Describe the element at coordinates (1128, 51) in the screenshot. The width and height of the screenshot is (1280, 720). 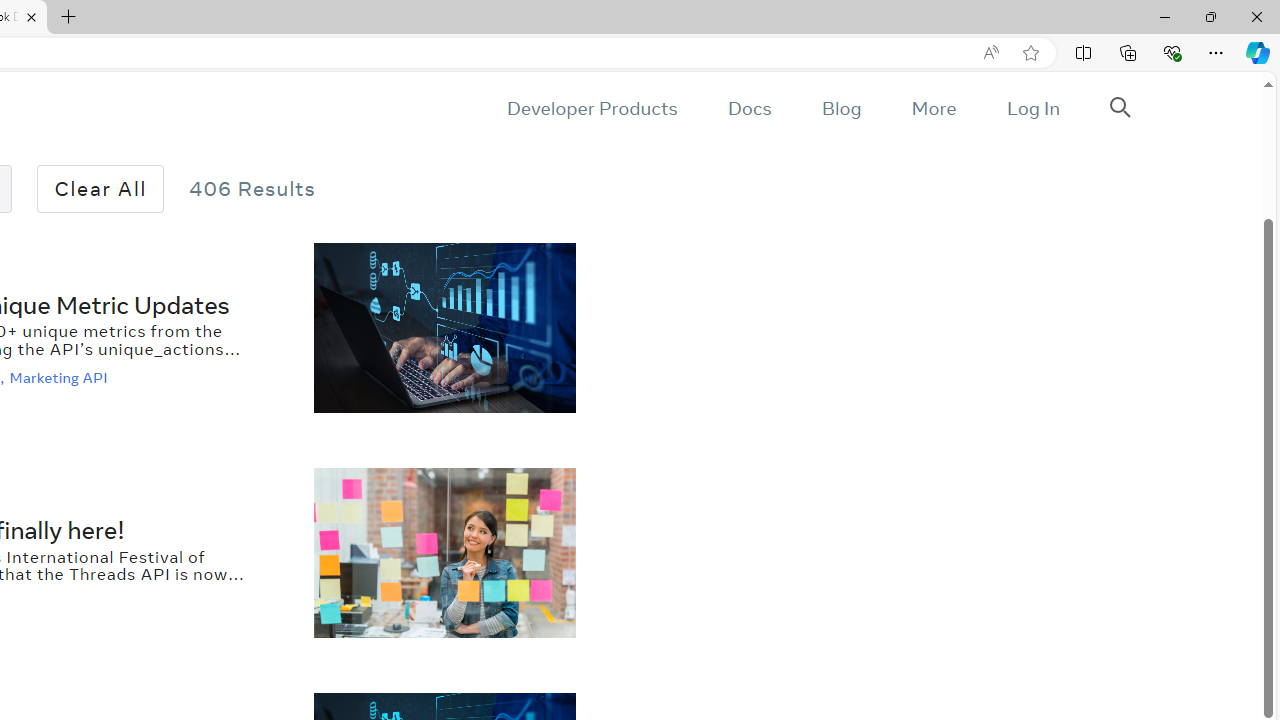
I see `'Collections'` at that location.